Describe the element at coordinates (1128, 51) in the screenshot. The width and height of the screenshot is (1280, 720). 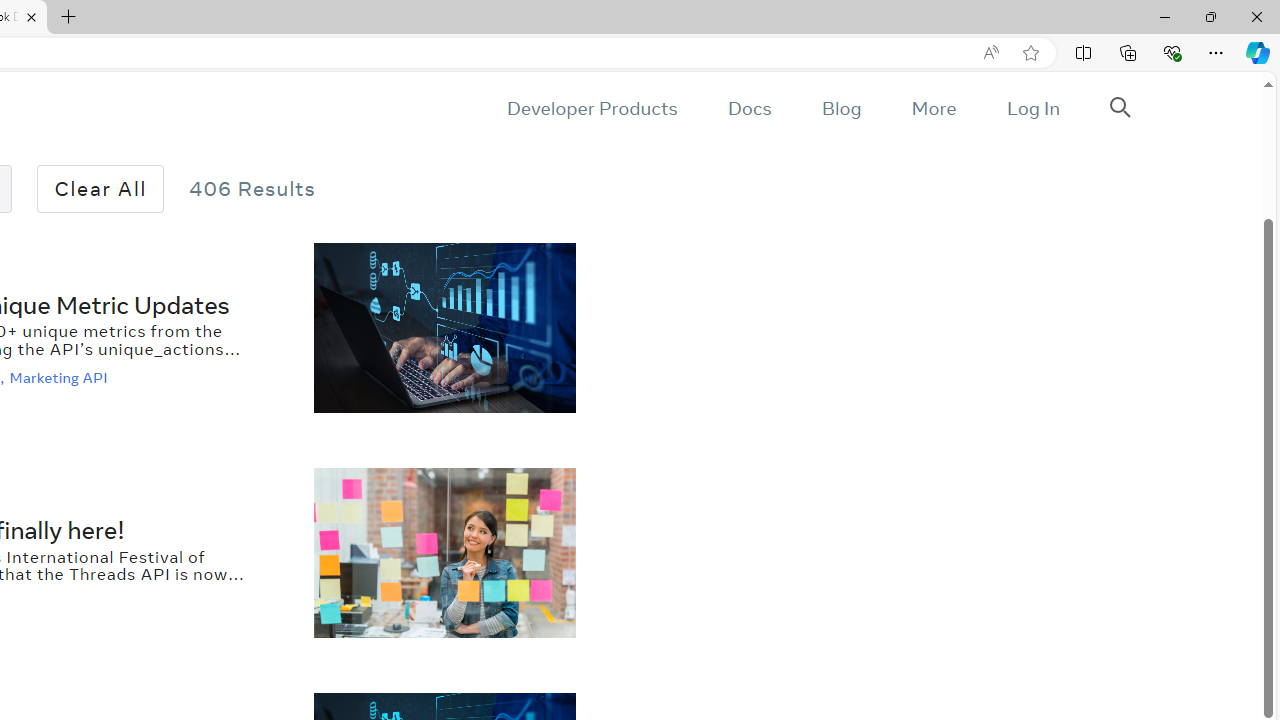
I see `'Collections'` at that location.